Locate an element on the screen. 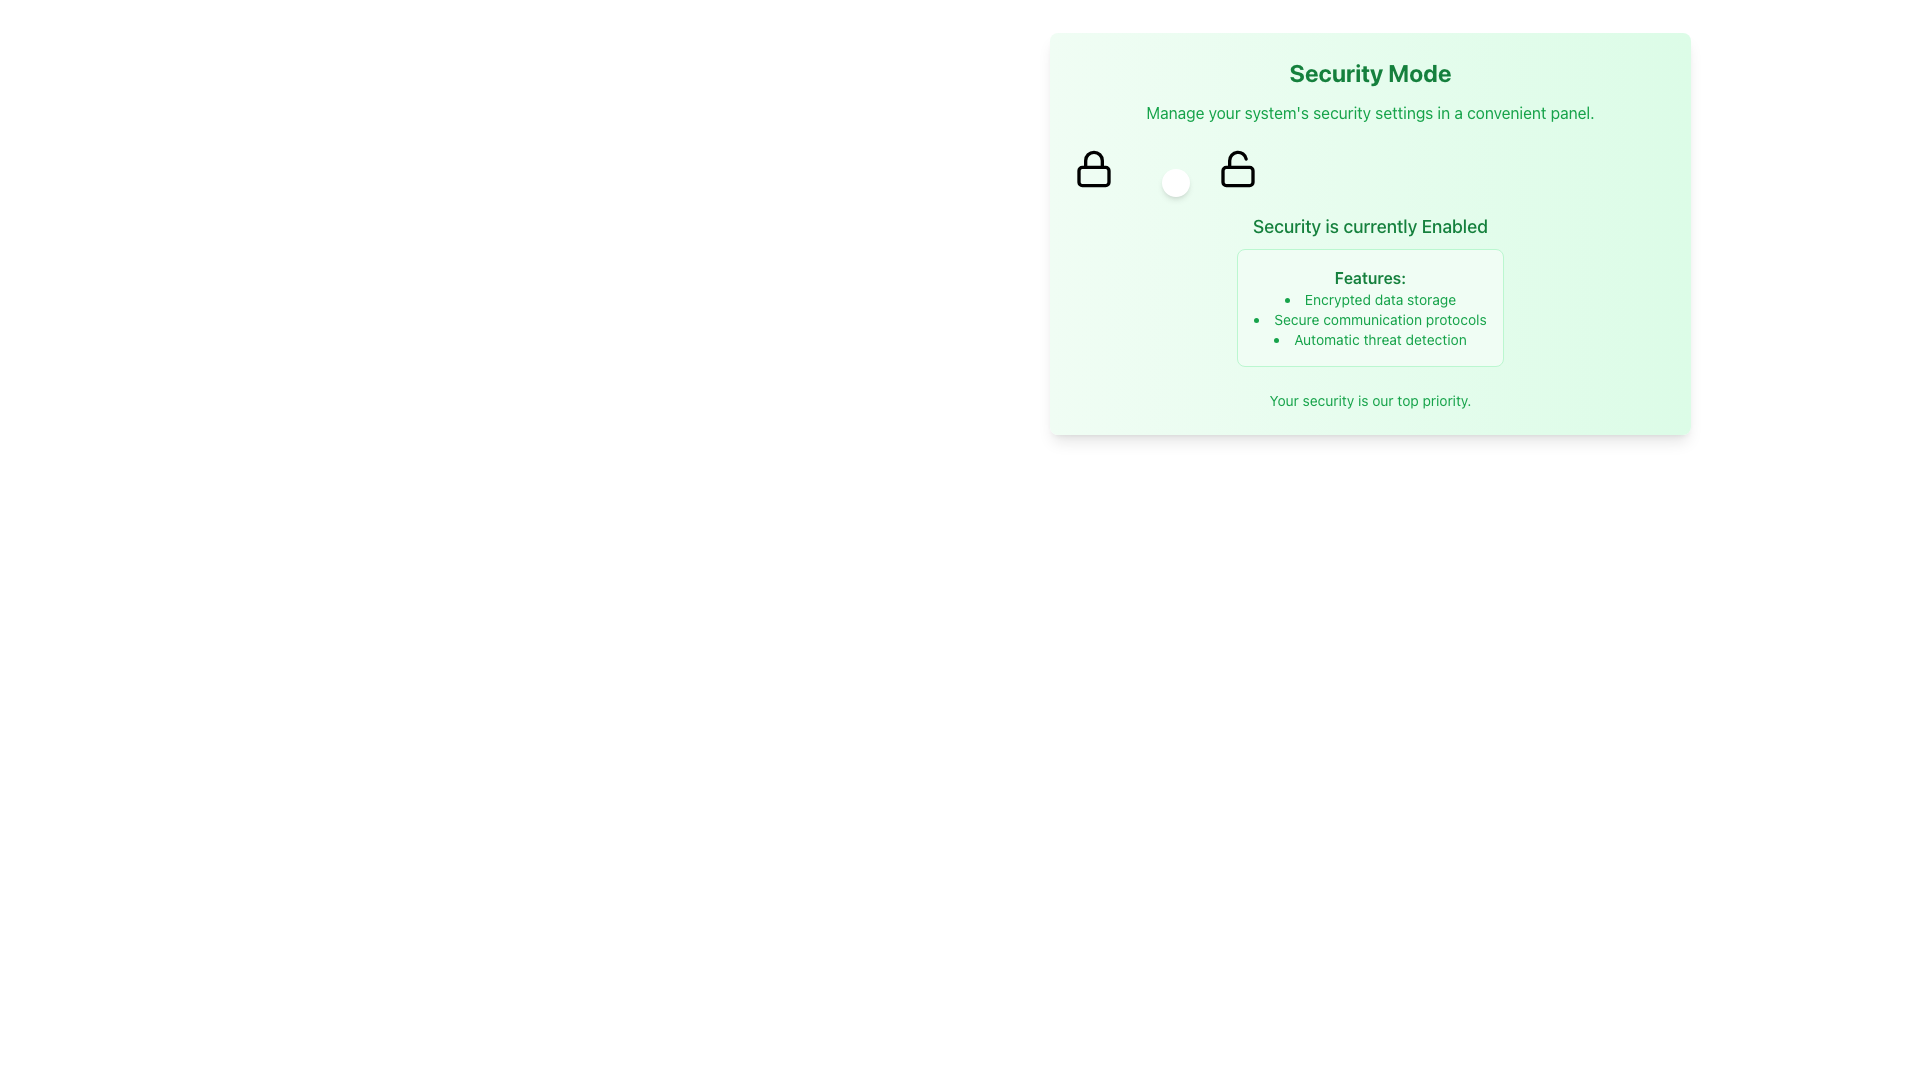  the 'Security Mode' TextBlock which is displayed in bold, large green font and contains a subtitle about managing system security settings is located at coordinates (1369, 91).